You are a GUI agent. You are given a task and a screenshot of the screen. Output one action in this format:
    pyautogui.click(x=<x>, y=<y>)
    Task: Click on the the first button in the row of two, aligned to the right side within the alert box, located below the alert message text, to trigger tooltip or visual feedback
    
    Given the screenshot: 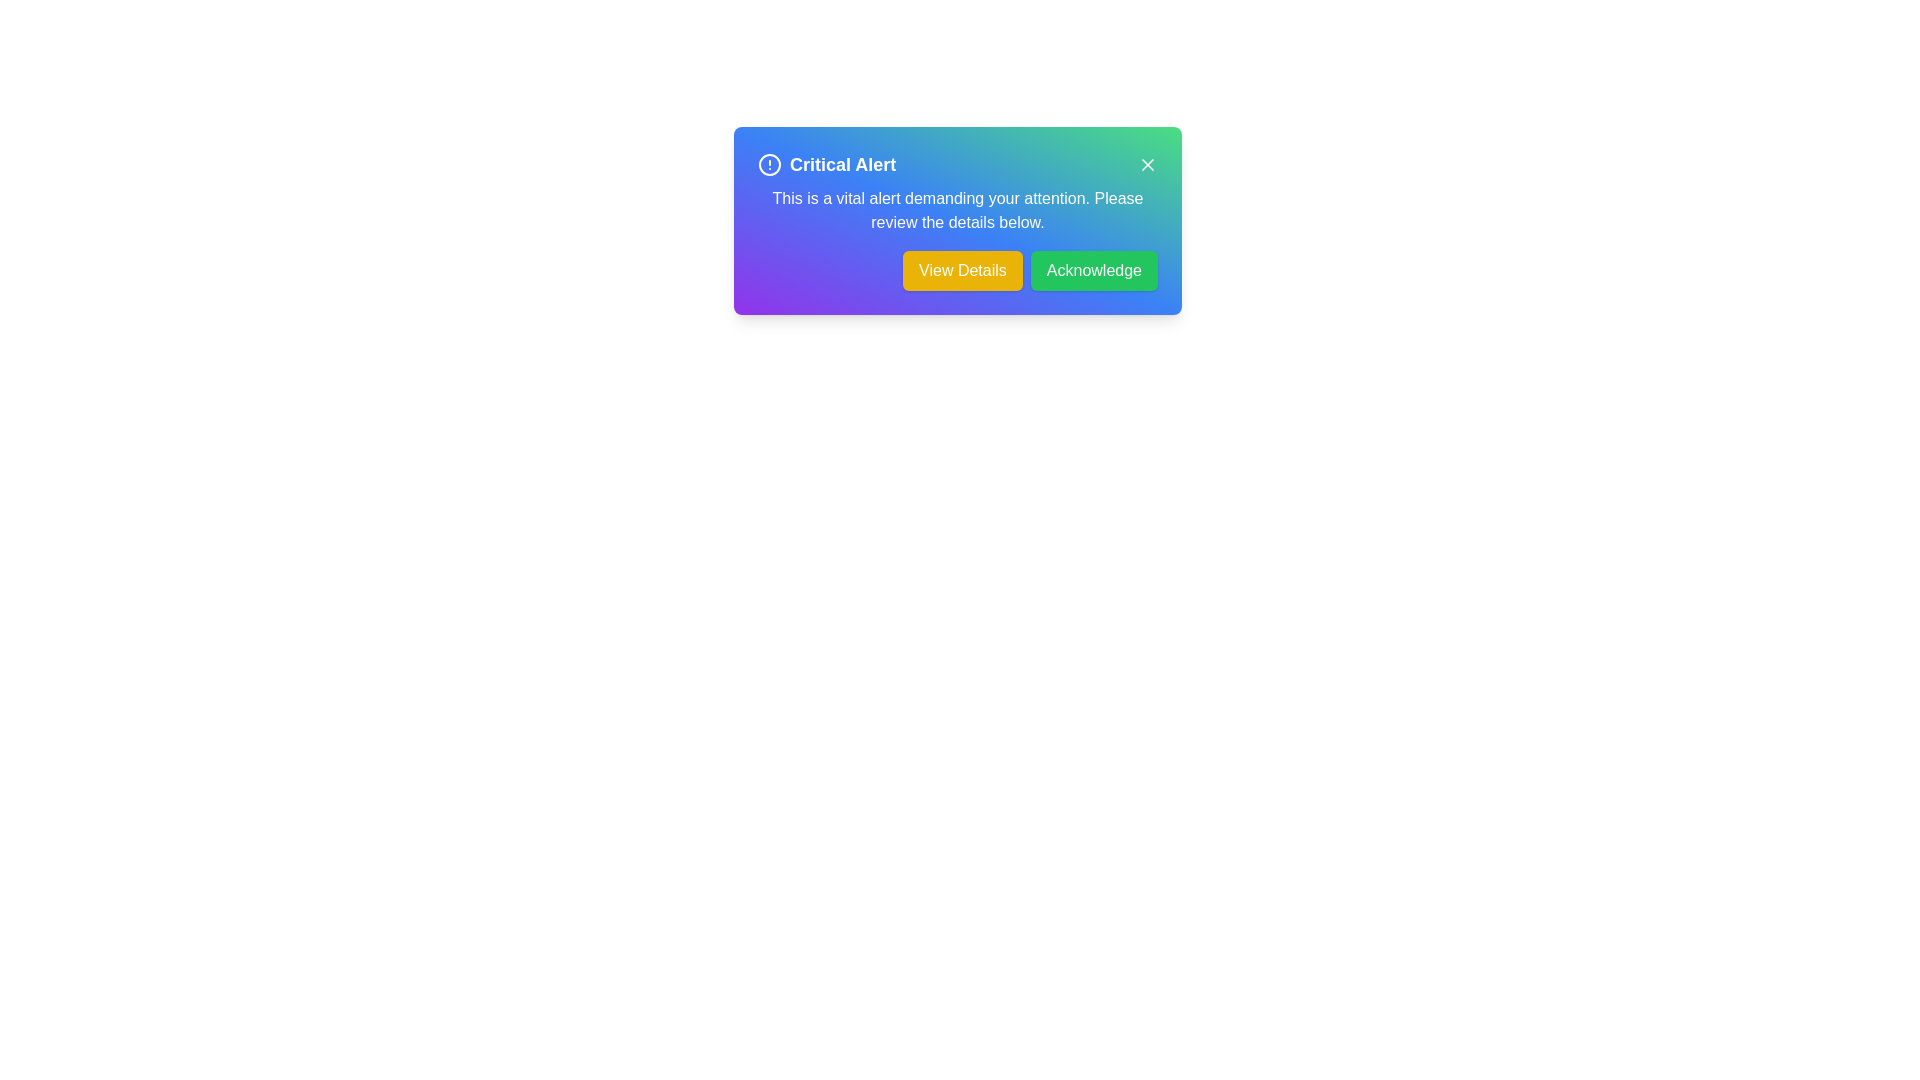 What is the action you would take?
    pyautogui.click(x=957, y=270)
    